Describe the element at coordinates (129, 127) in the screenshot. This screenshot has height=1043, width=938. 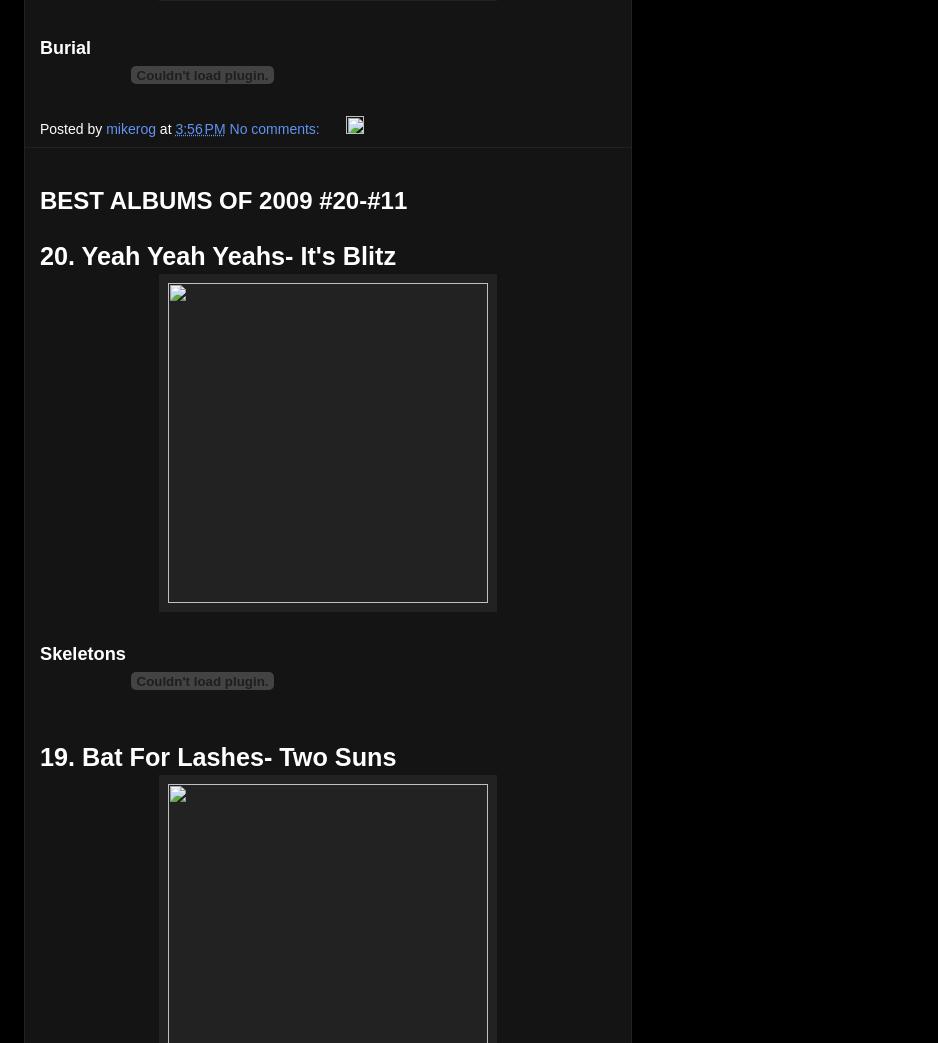
I see `'mikerog'` at that location.